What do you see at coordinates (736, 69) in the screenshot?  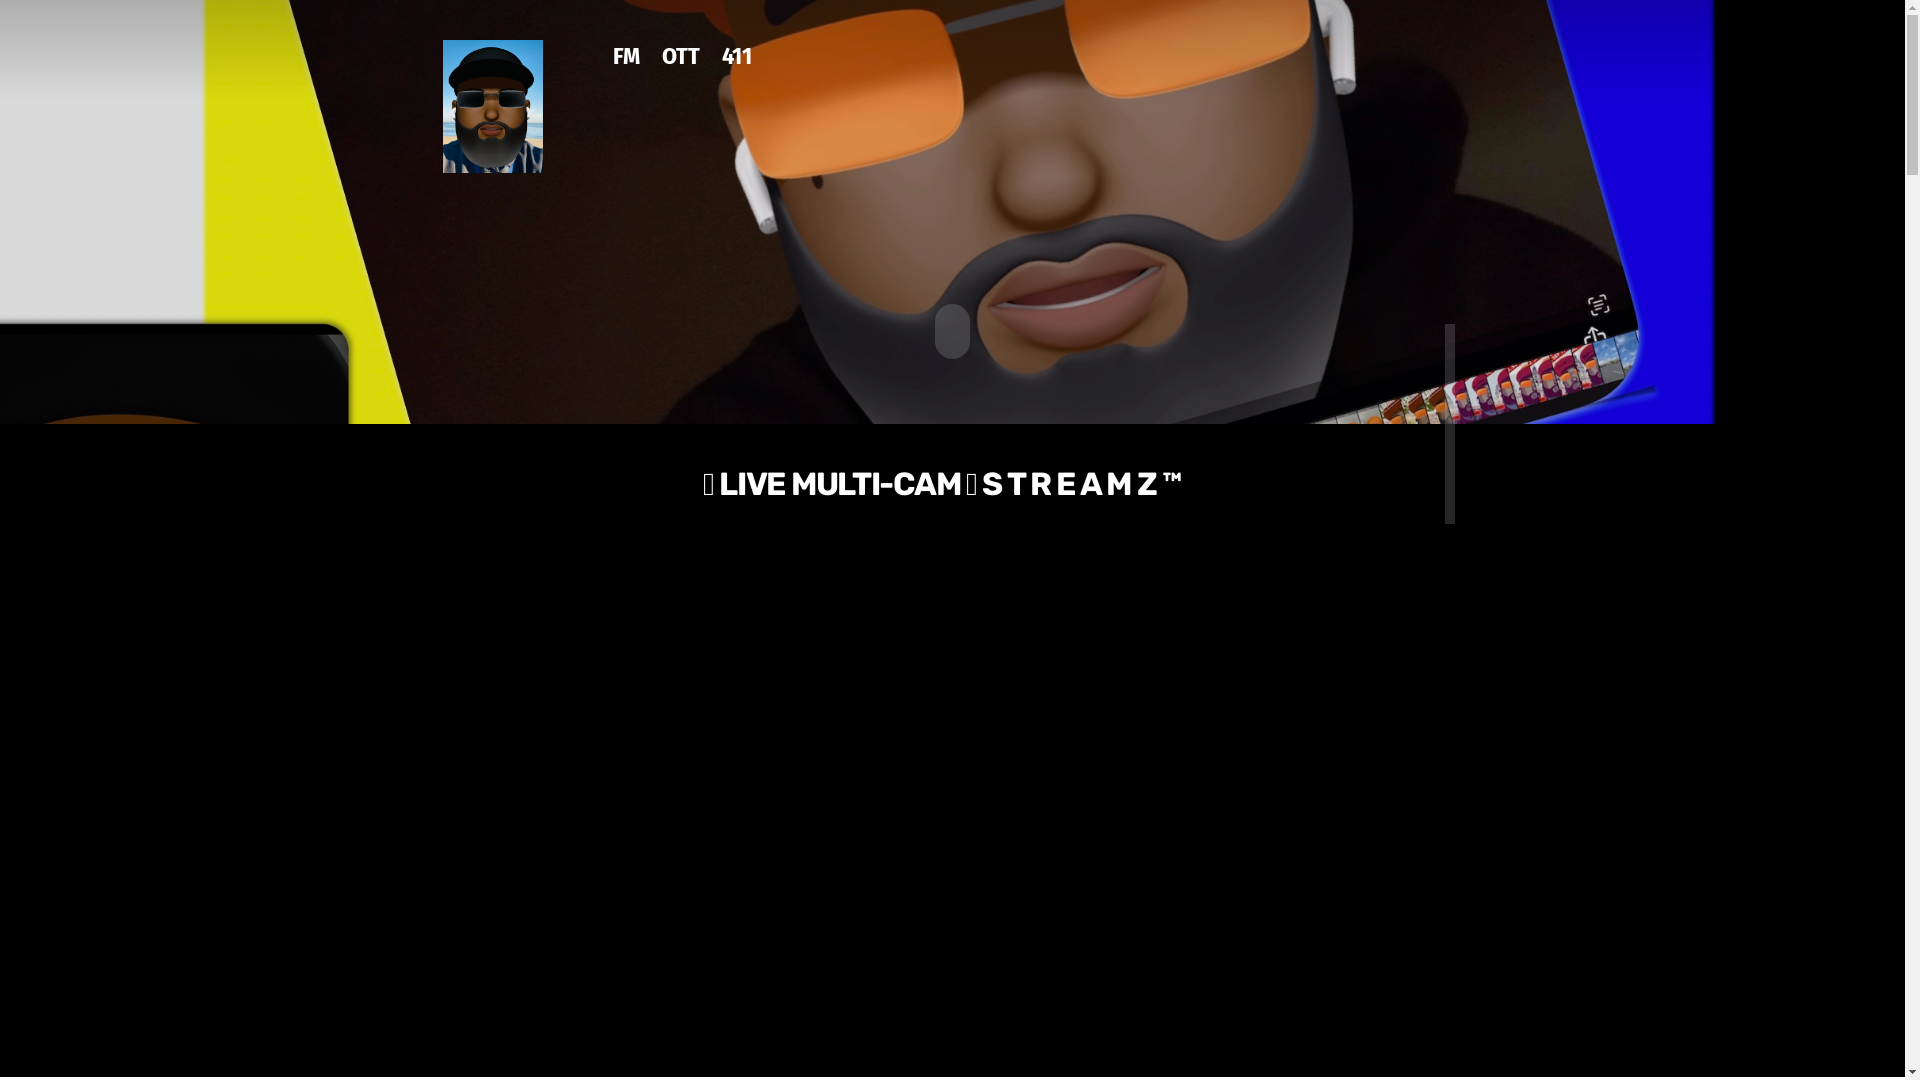 I see `'411'` at bounding box center [736, 69].